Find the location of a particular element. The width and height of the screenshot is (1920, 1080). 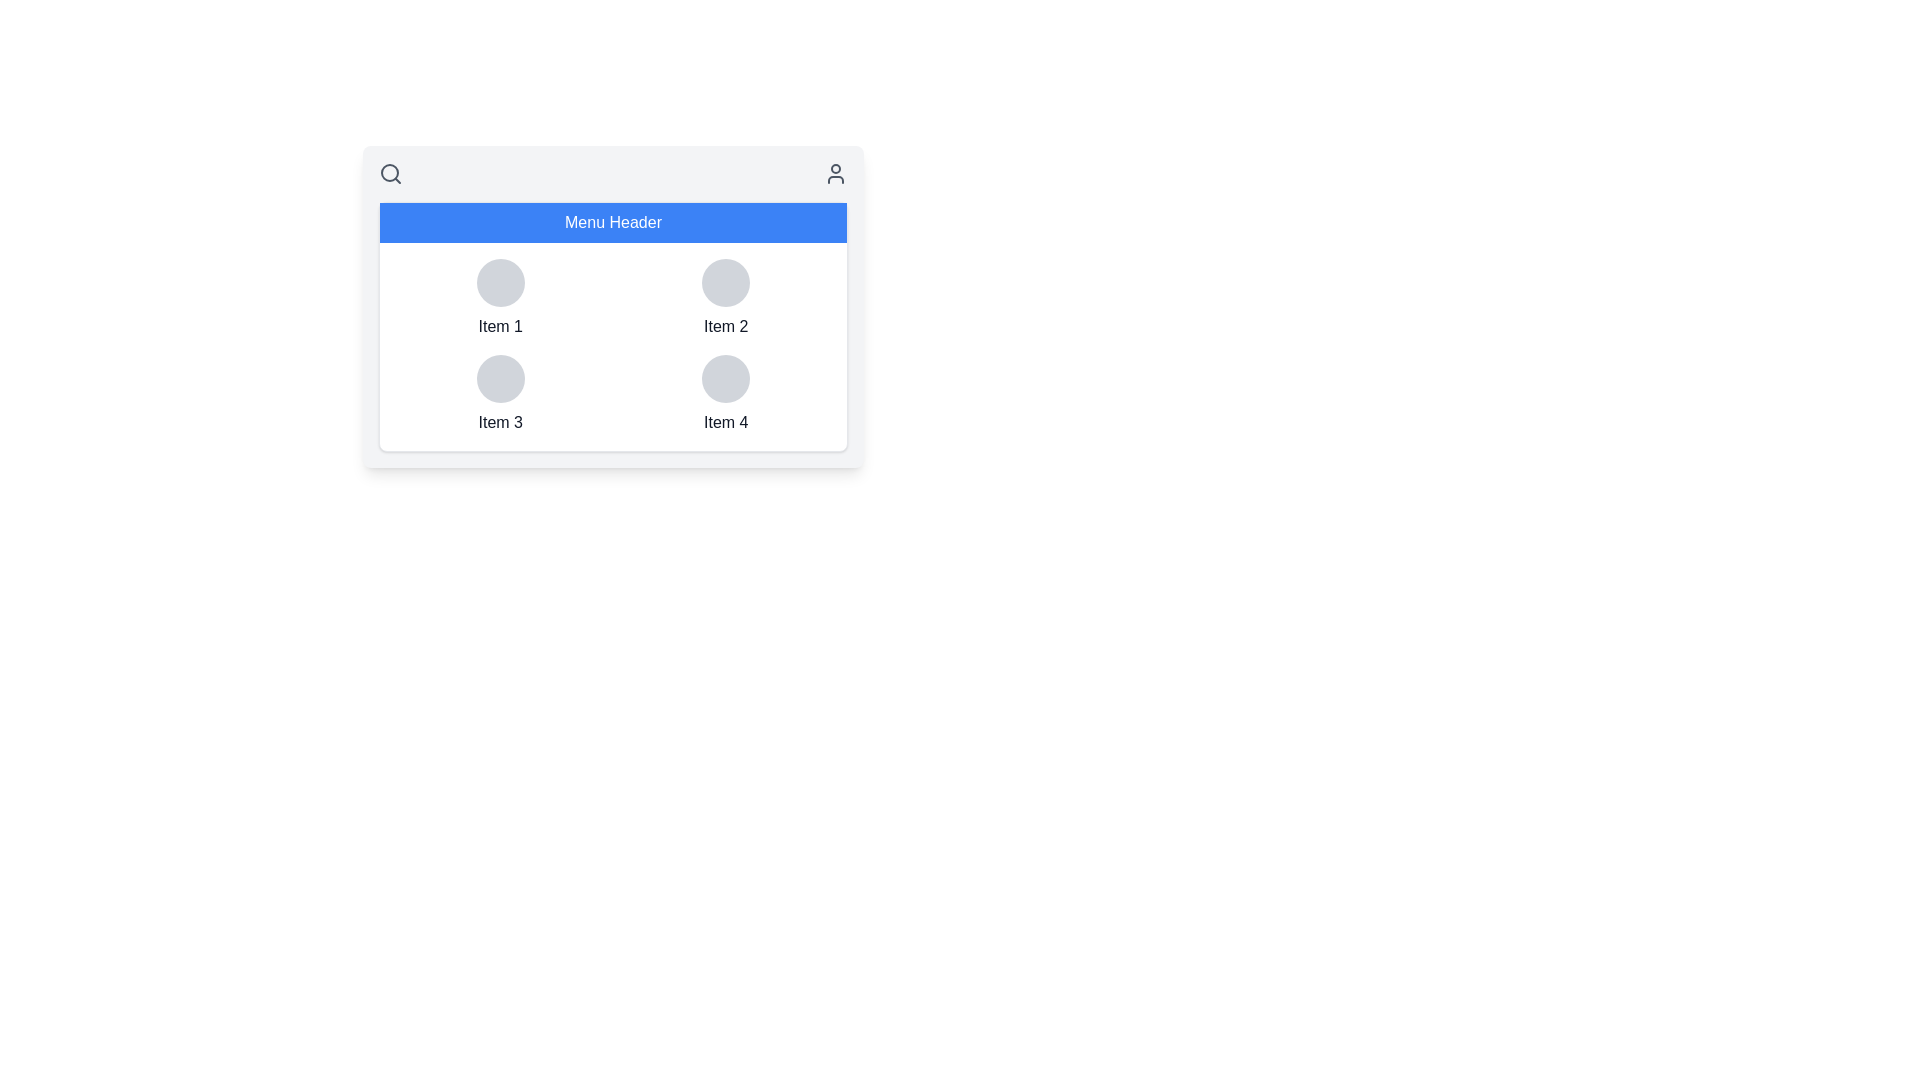

the third item in the grid structure, which serves as a visual indicator or selection option is located at coordinates (500, 394).